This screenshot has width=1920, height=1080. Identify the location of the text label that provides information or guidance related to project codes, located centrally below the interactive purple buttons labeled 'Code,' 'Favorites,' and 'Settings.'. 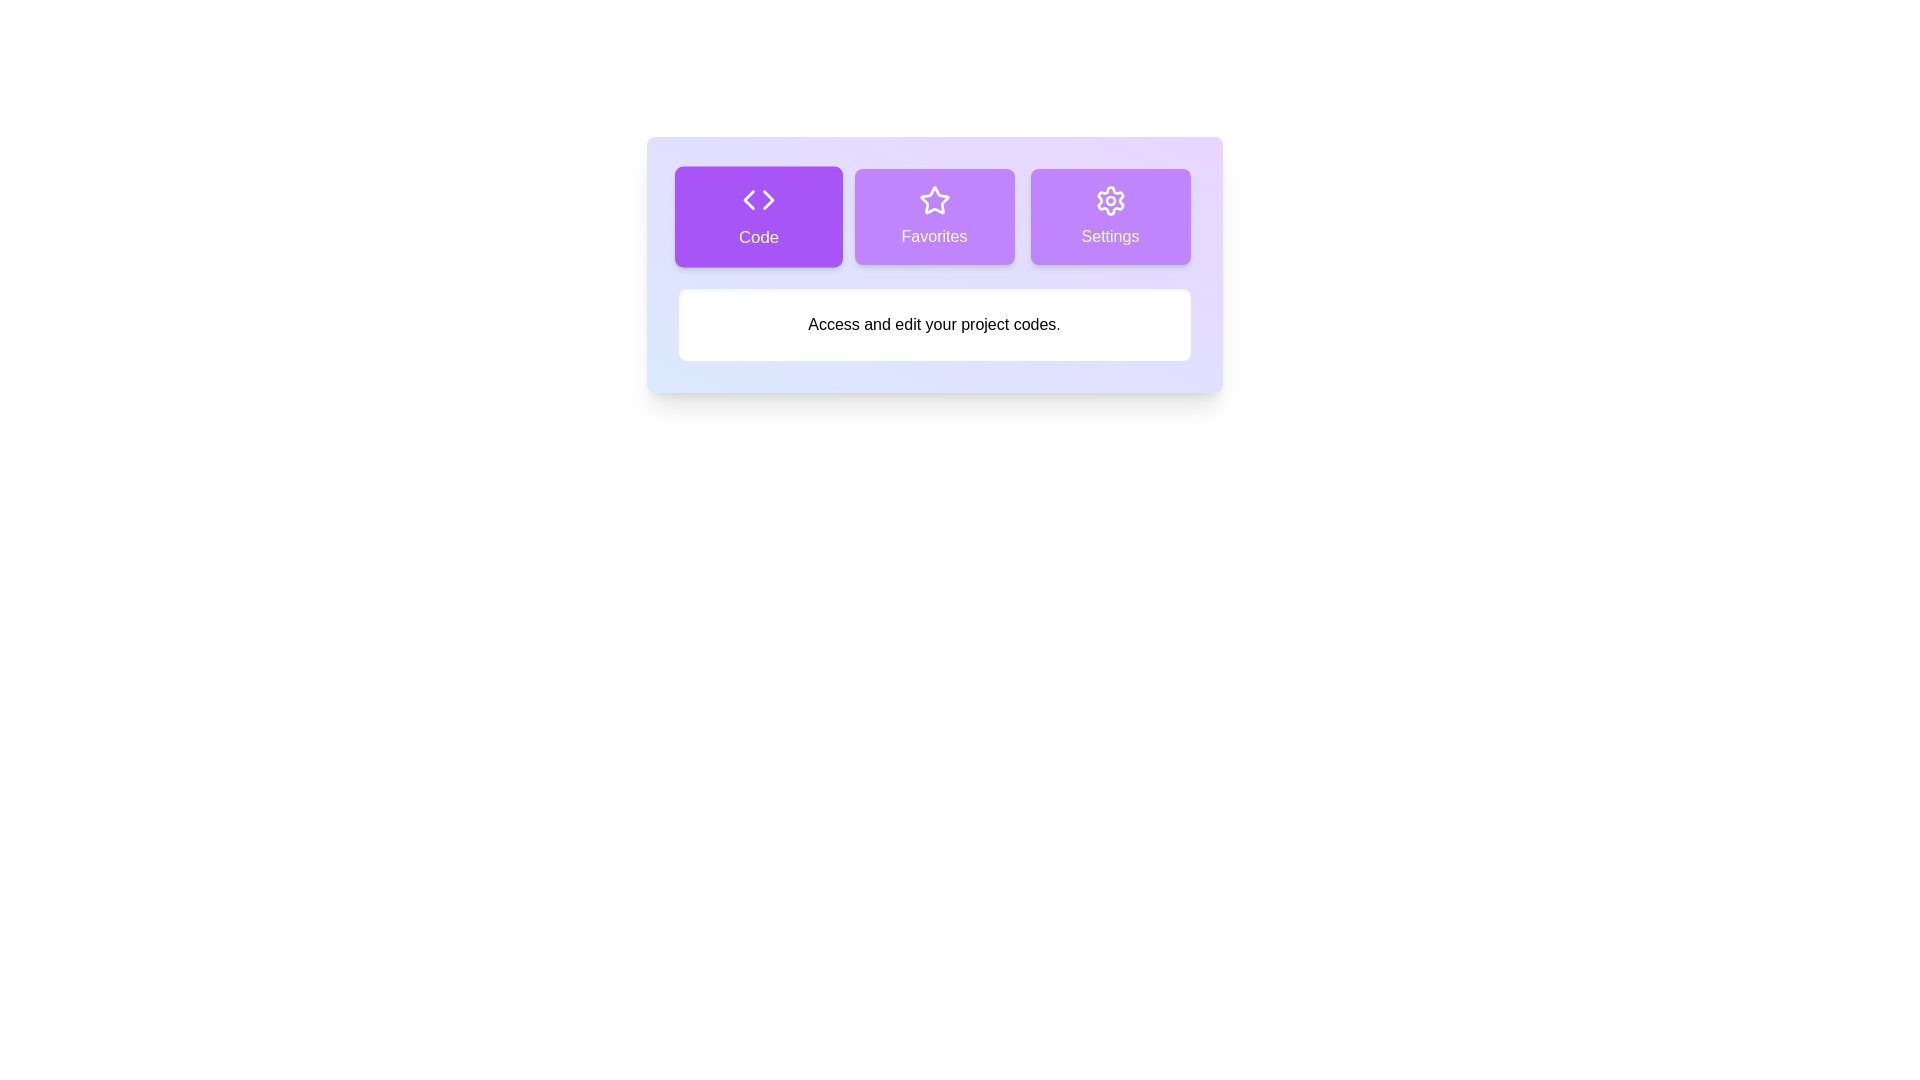
(933, 323).